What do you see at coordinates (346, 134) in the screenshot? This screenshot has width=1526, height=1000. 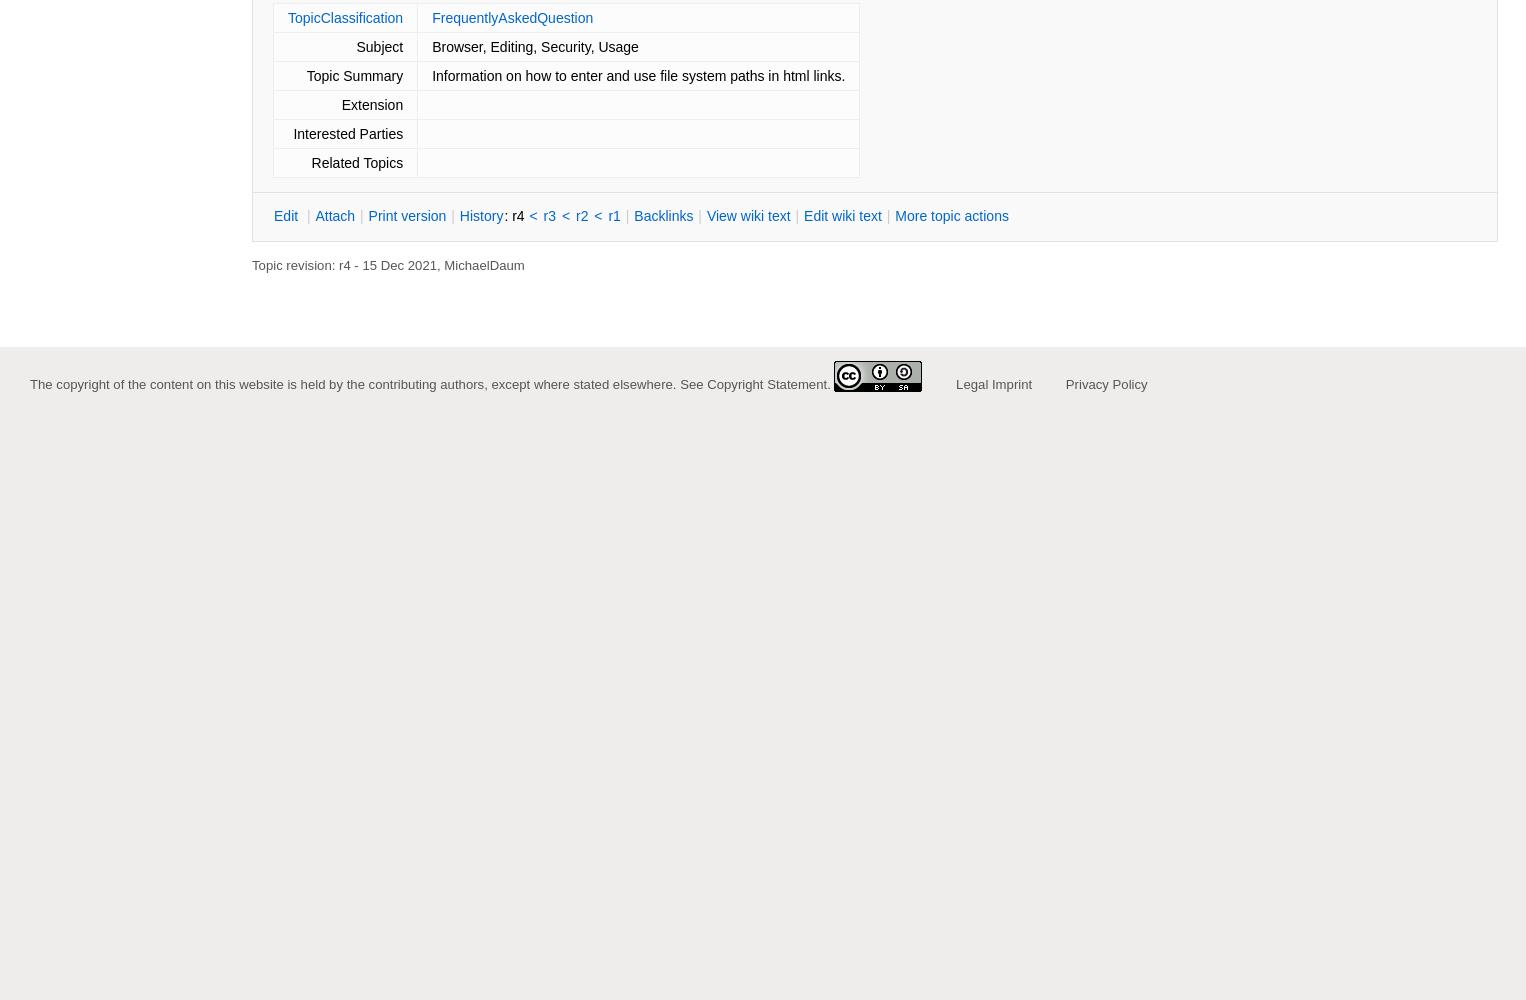 I see `'Interested Parties'` at bounding box center [346, 134].